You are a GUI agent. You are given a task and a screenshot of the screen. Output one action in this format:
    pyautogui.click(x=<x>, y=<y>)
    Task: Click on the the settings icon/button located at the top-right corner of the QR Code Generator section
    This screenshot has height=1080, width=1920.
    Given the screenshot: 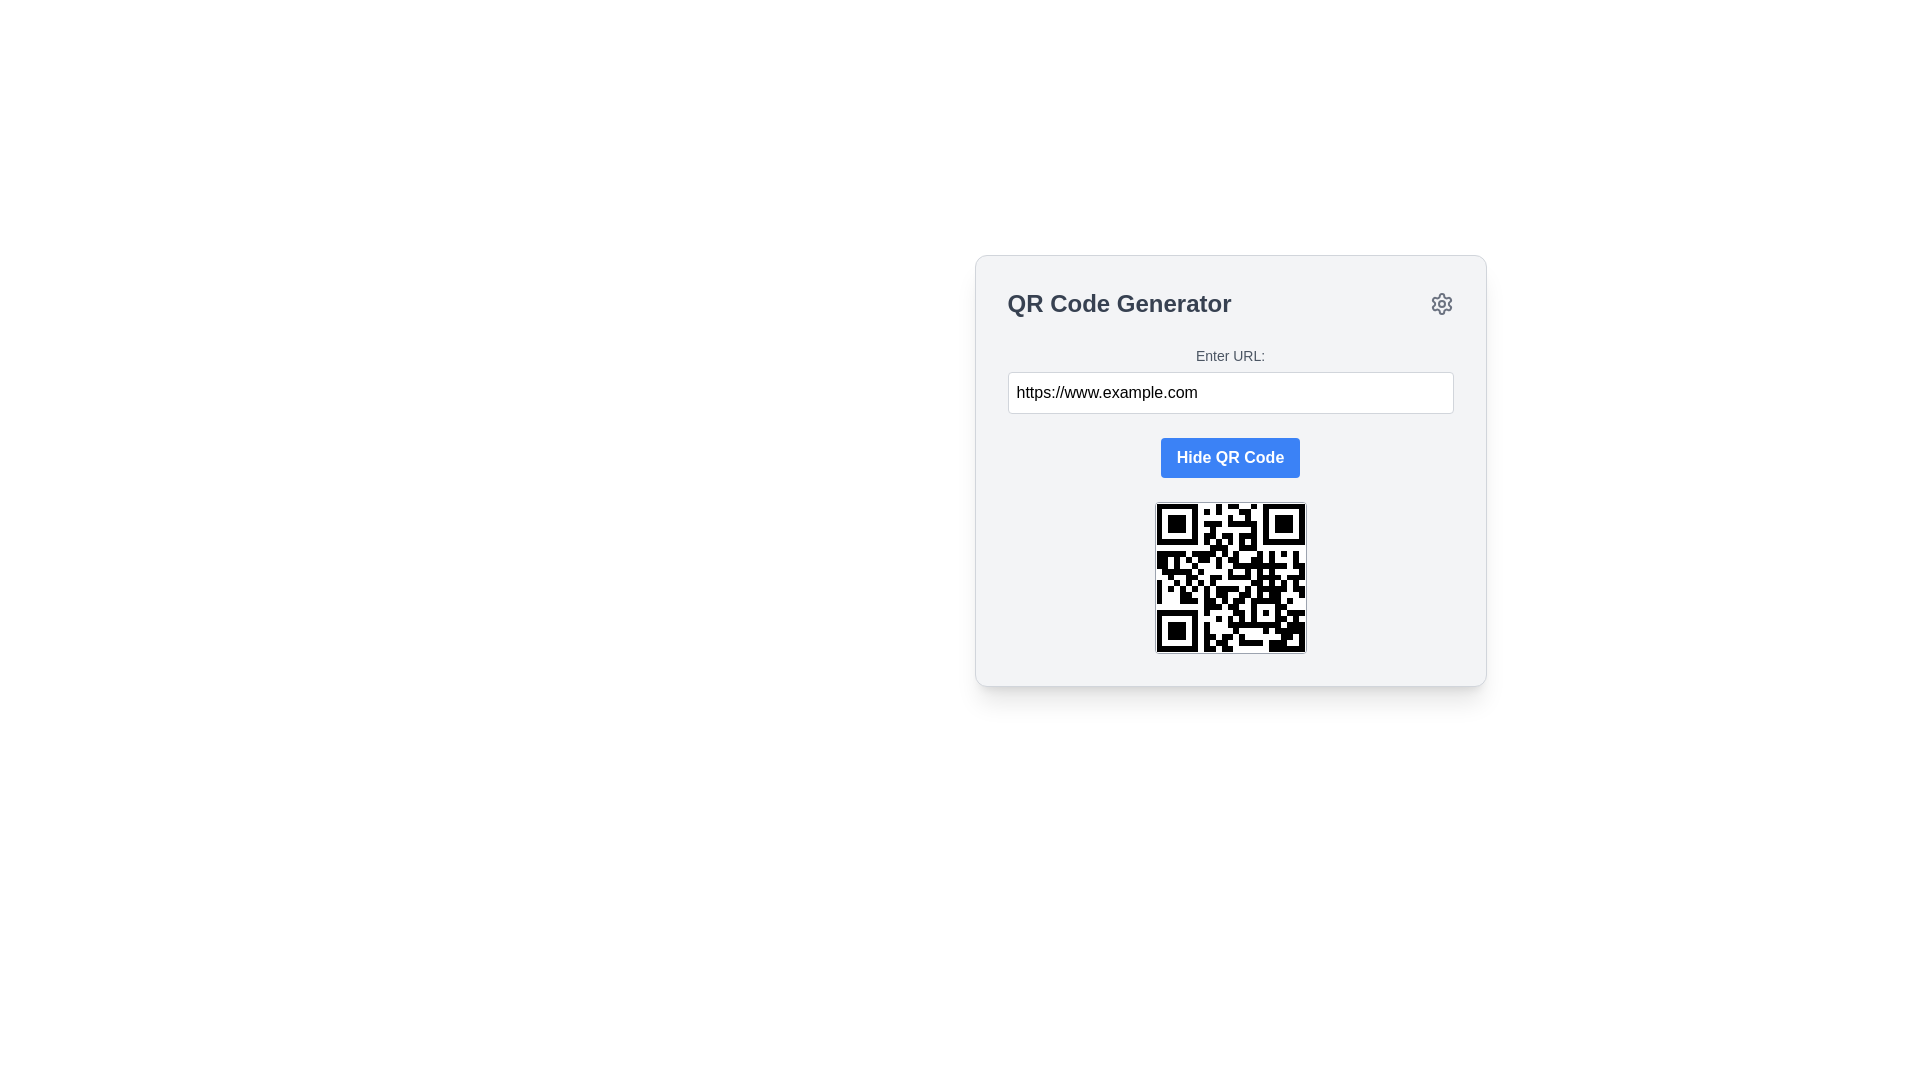 What is the action you would take?
    pyautogui.click(x=1441, y=304)
    